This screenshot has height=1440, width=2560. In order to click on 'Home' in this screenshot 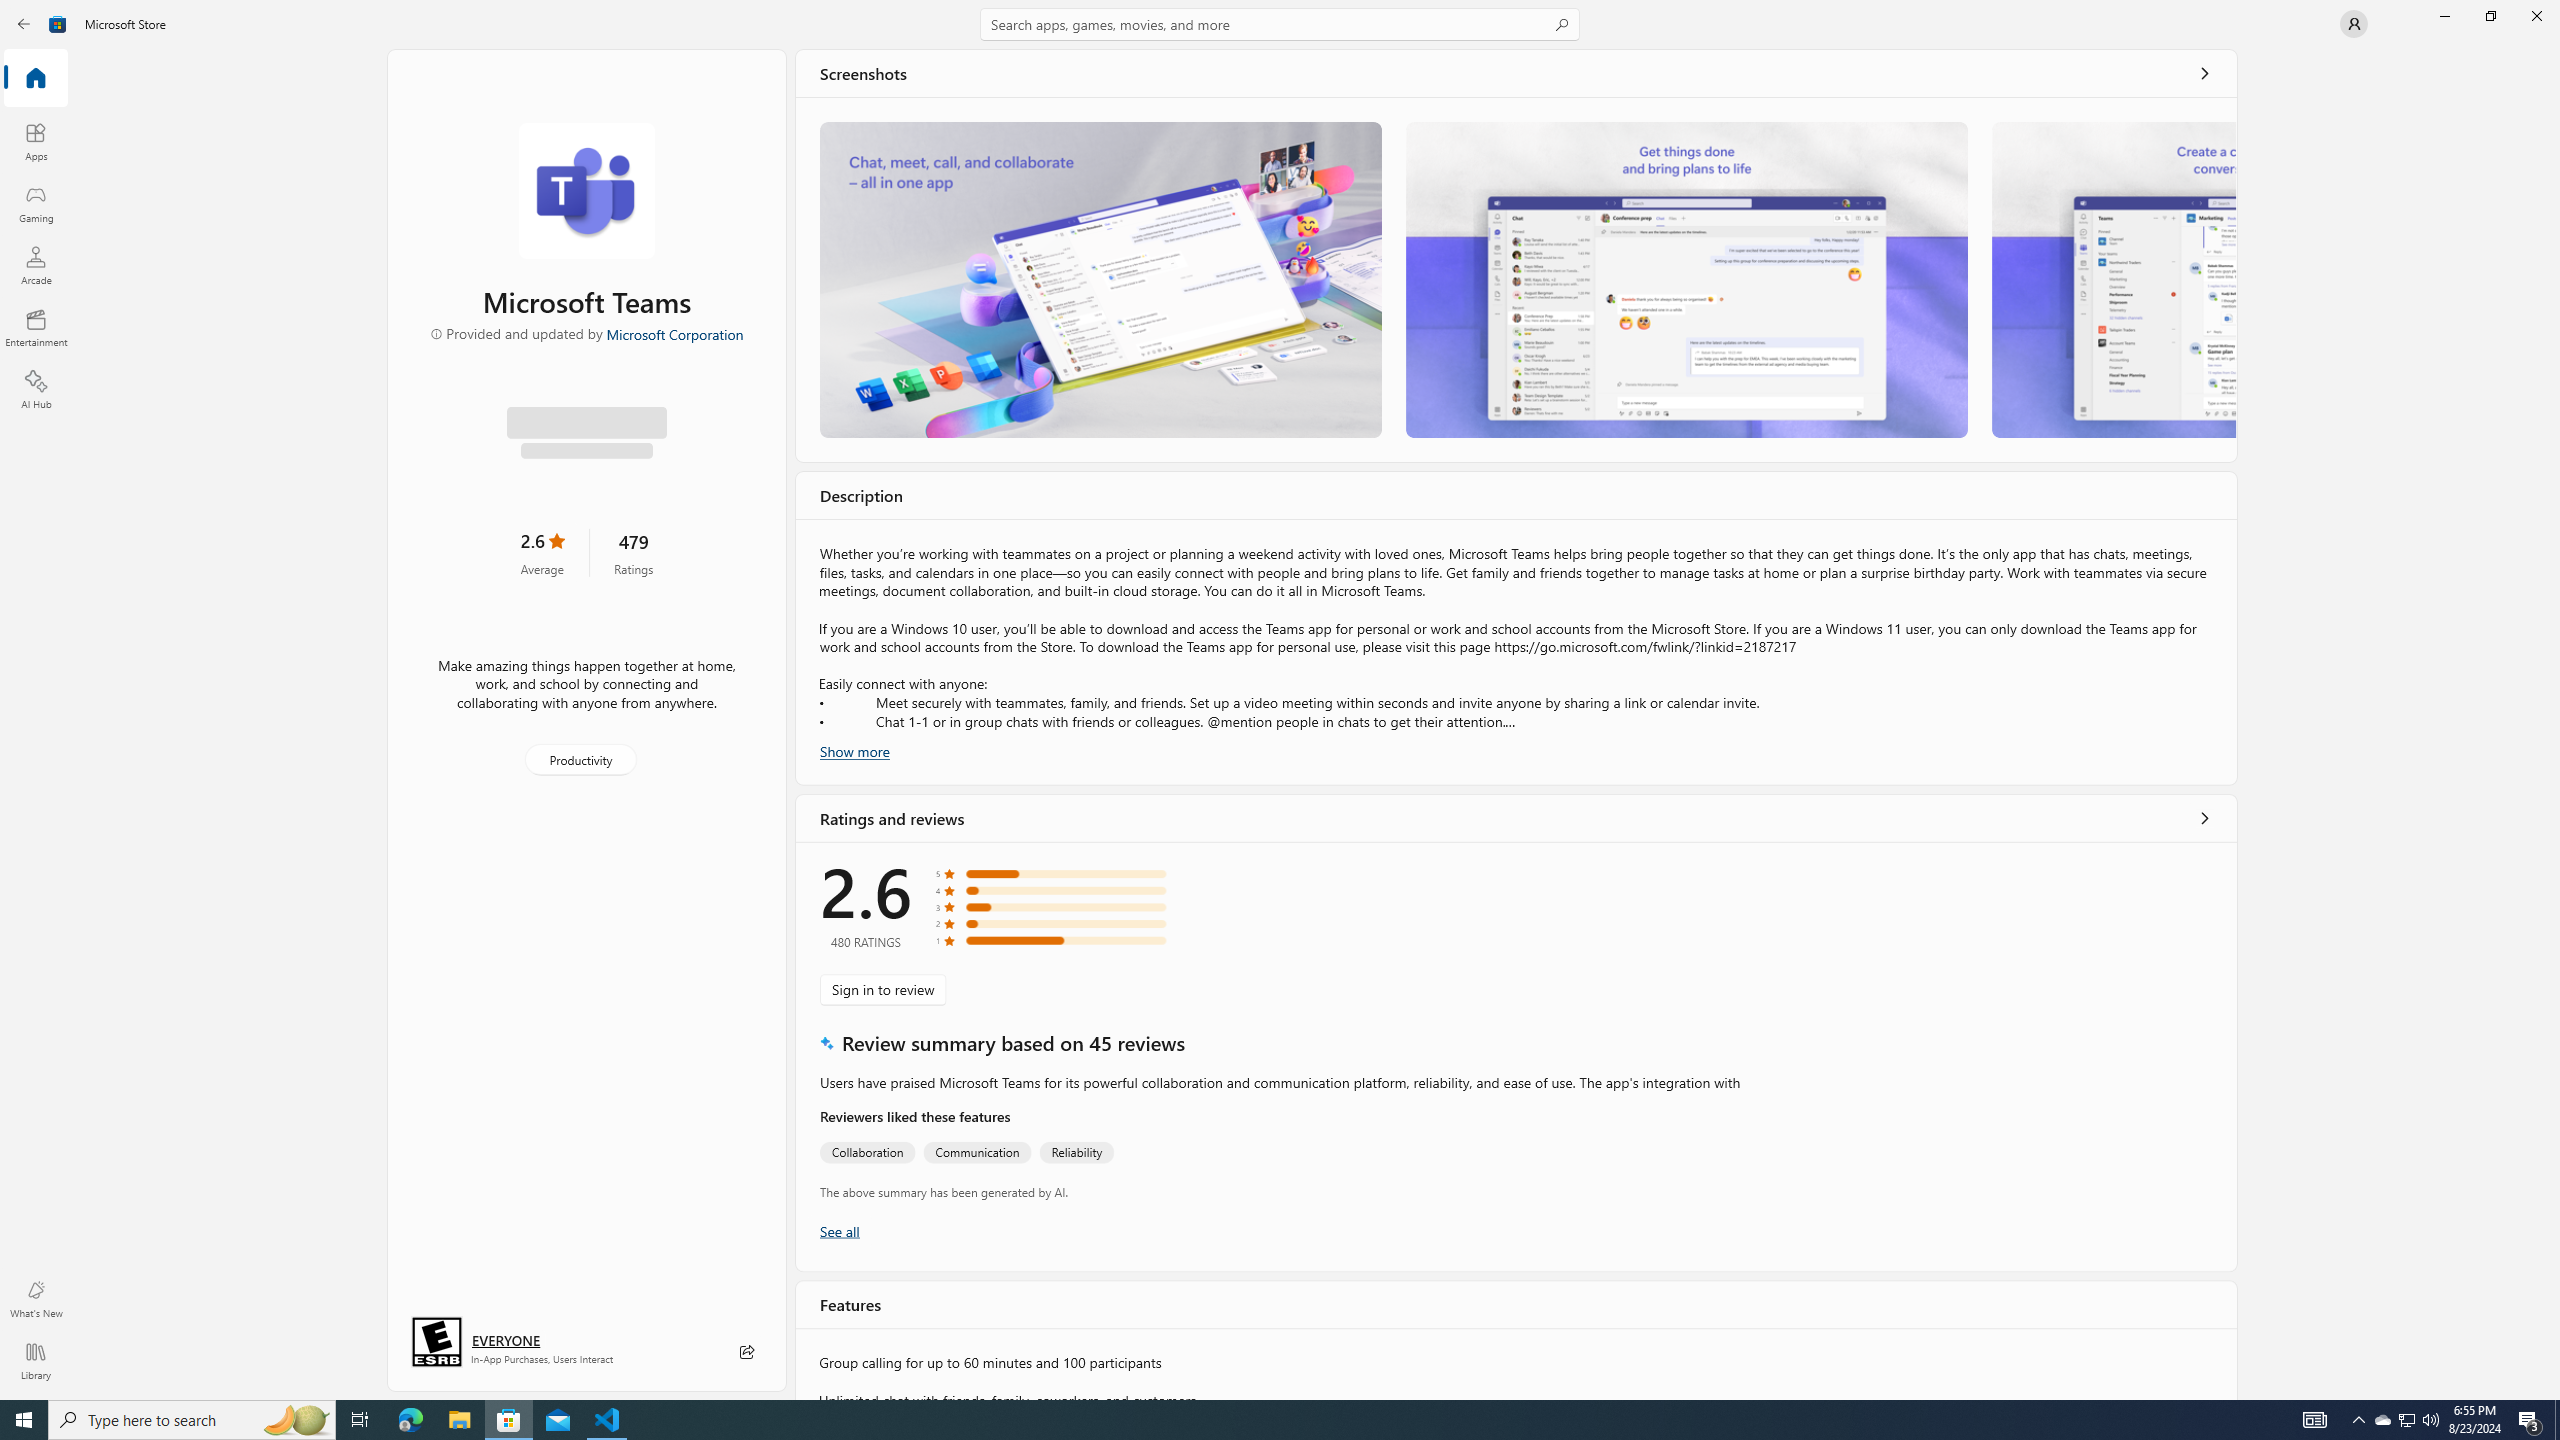, I will do `click(34, 78)`.